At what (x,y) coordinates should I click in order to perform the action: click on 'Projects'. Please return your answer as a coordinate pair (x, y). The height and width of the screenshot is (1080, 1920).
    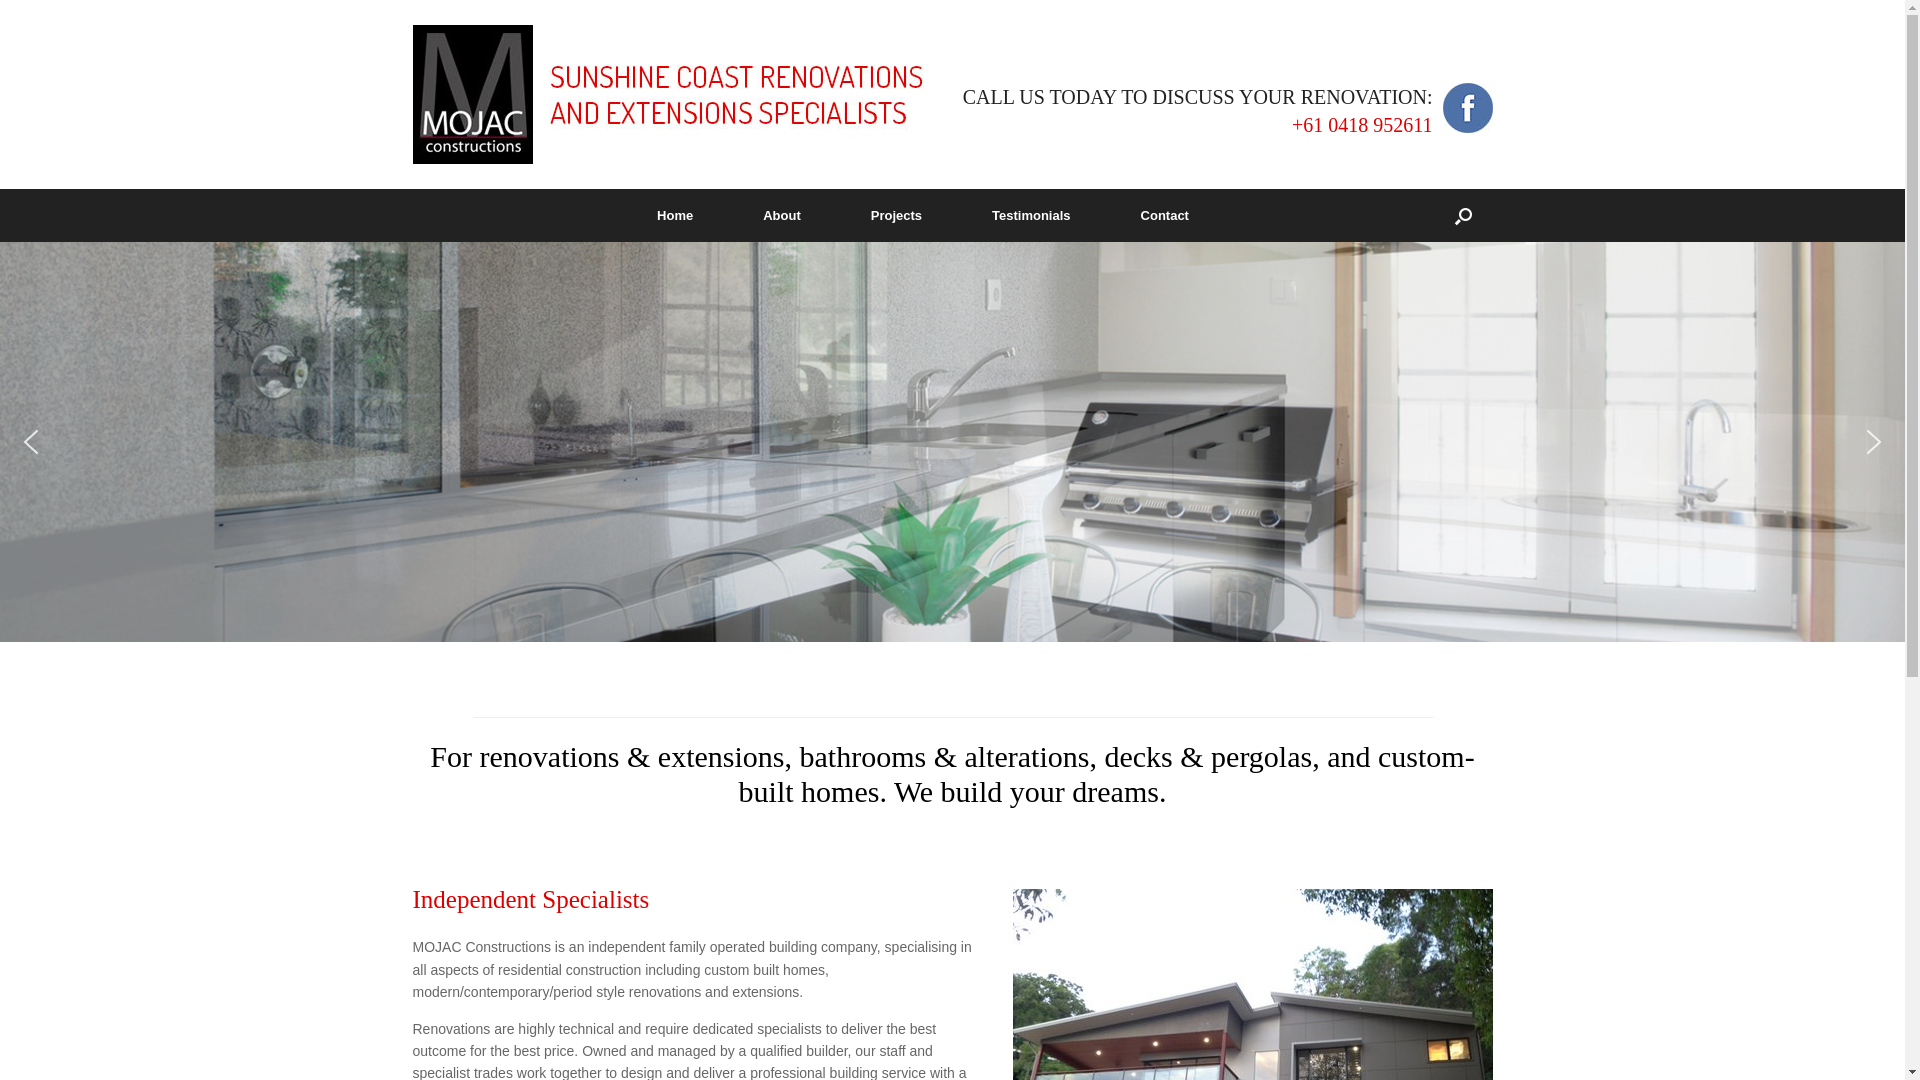
    Looking at the image, I should click on (895, 215).